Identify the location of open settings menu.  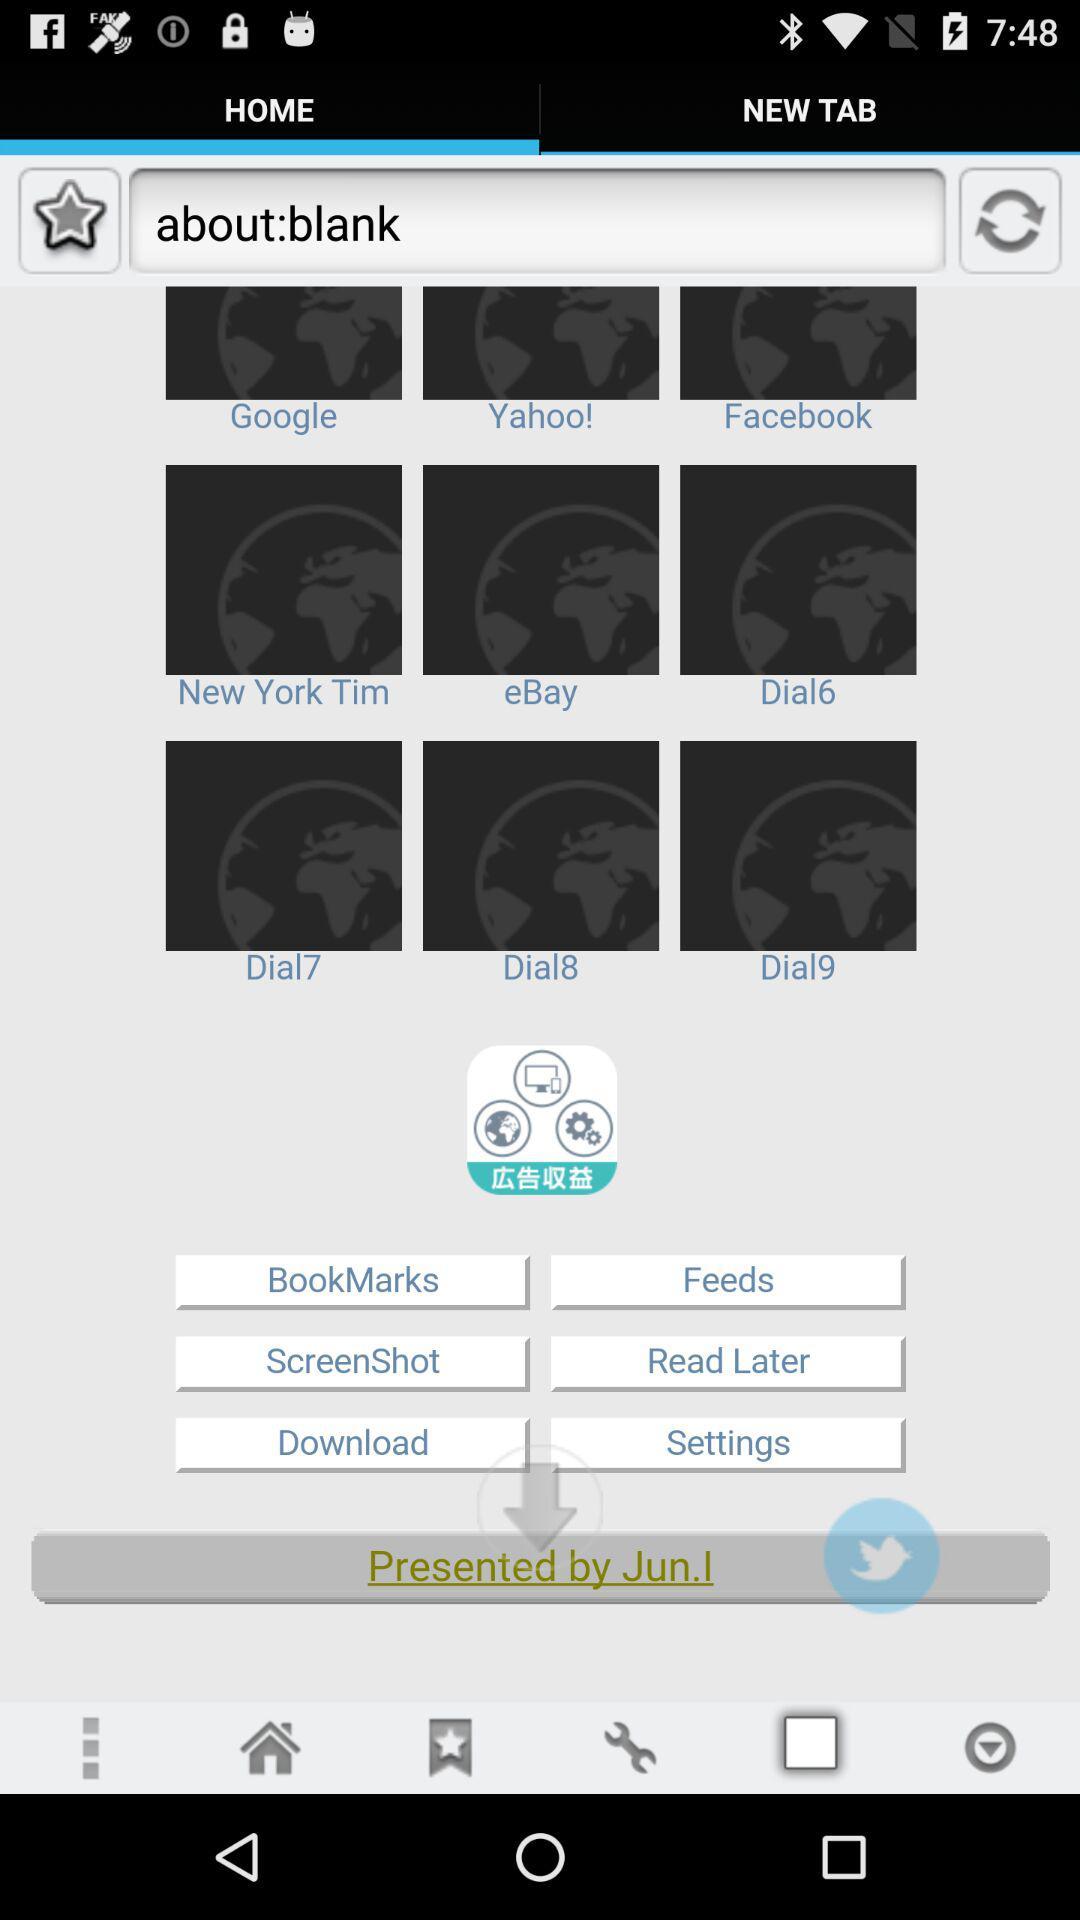
(628, 1746).